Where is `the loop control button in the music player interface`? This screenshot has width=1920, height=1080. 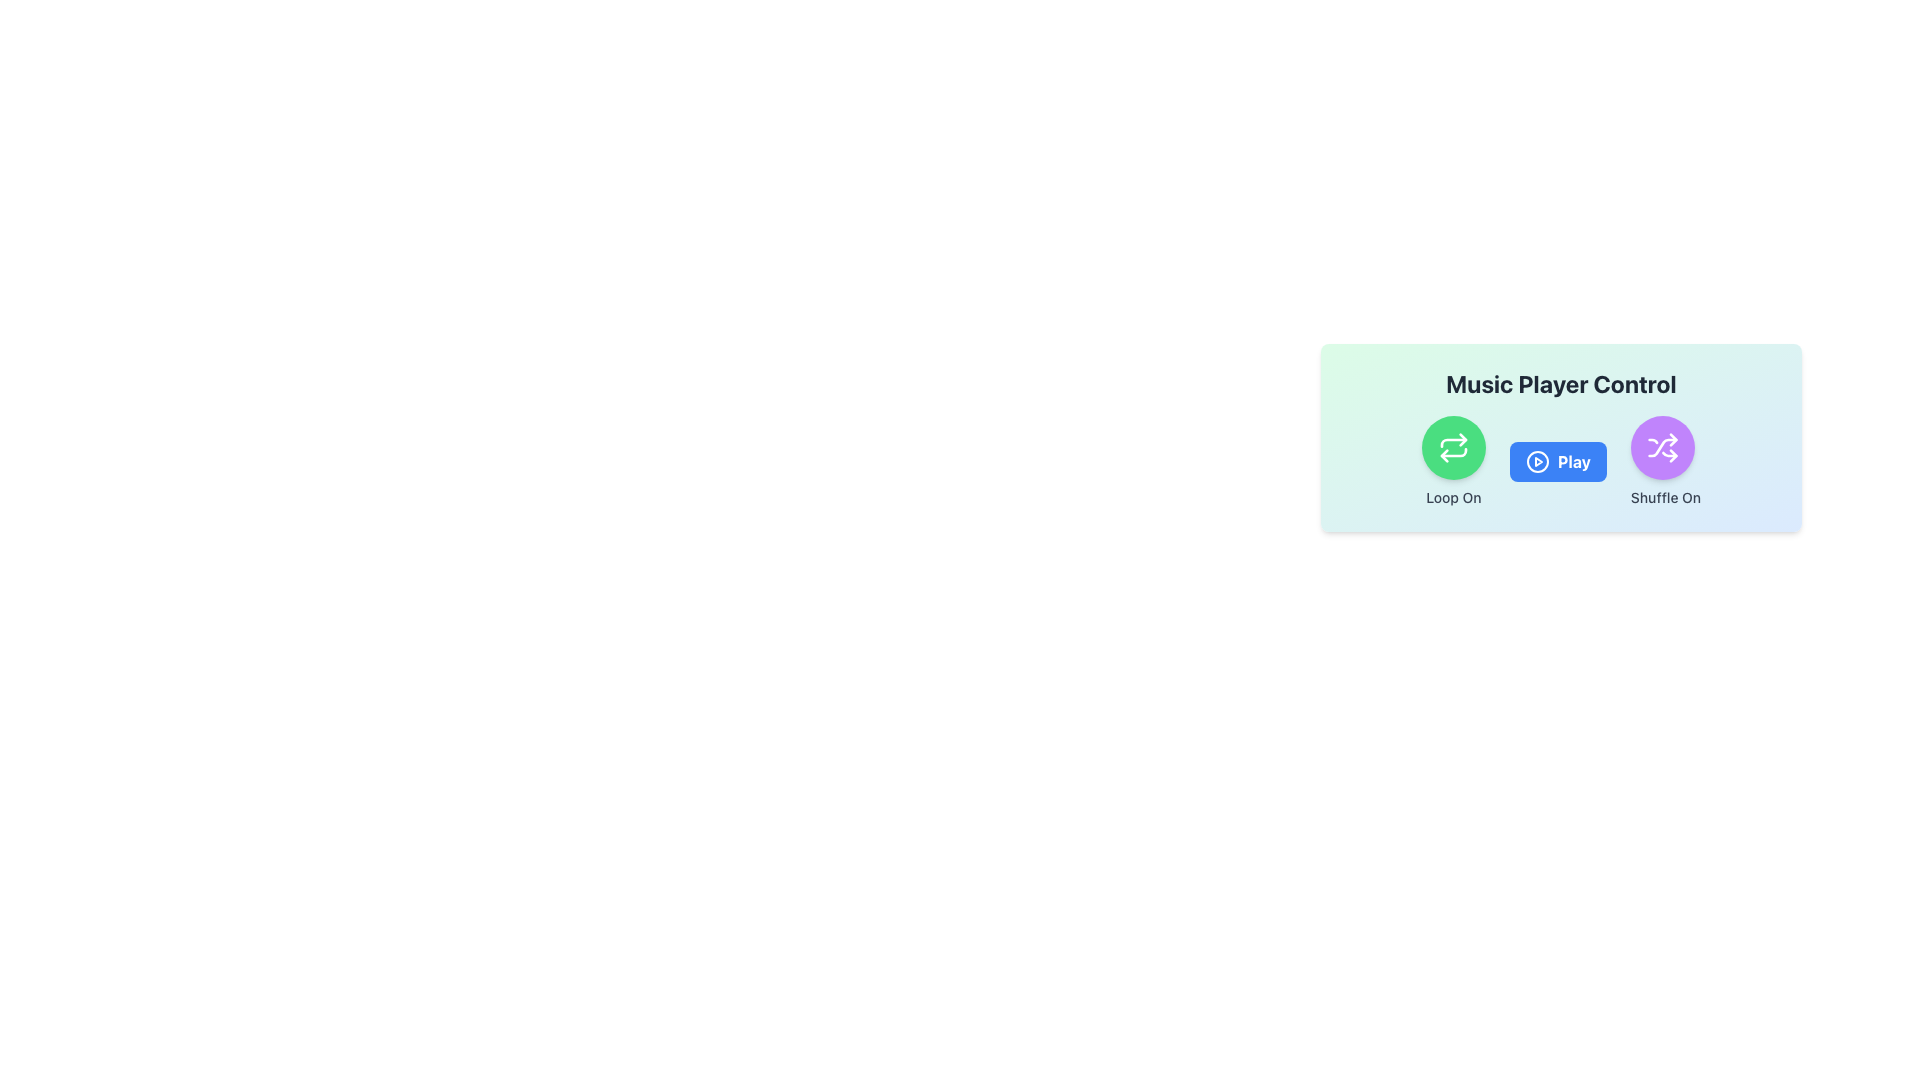
the loop control button in the music player interface is located at coordinates (1453, 446).